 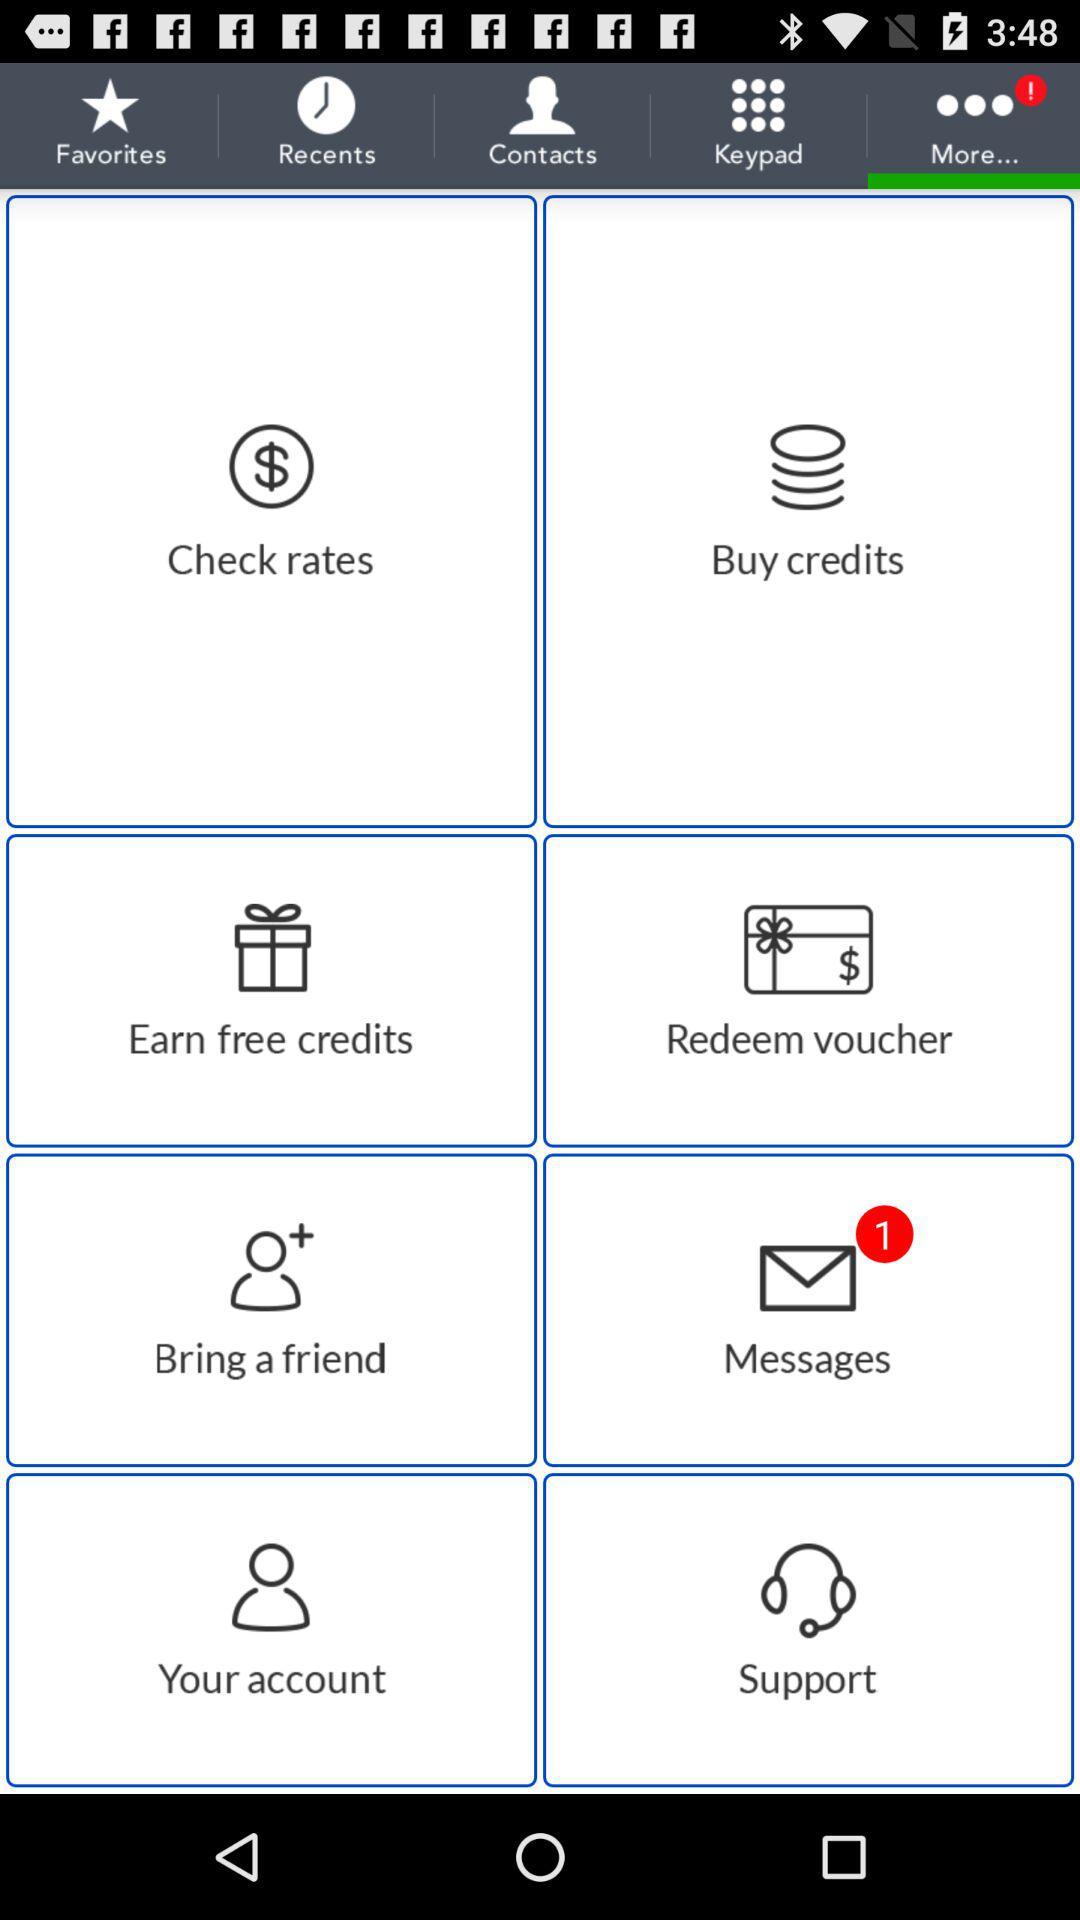 What do you see at coordinates (271, 990) in the screenshot?
I see `earn credits` at bounding box center [271, 990].